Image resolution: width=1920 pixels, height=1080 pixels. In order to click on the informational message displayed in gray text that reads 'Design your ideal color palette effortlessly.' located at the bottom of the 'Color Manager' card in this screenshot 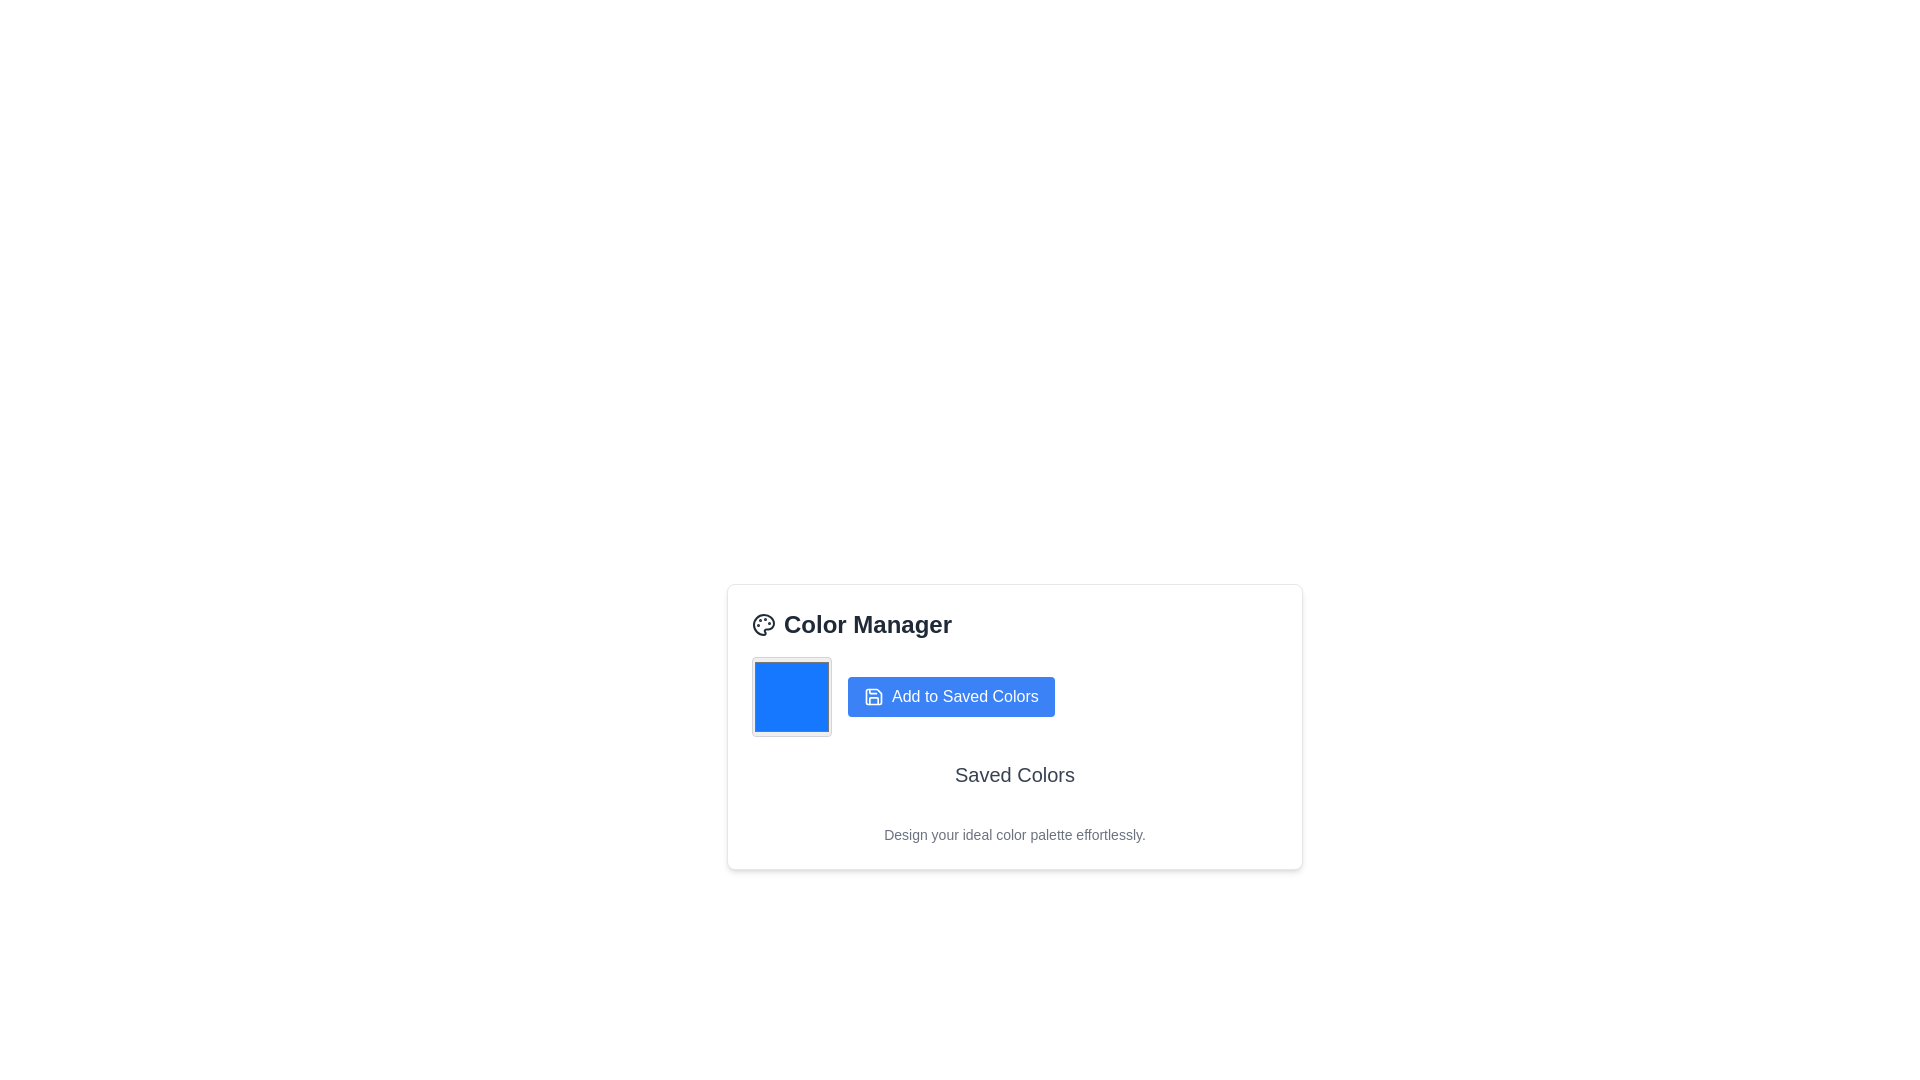, I will do `click(1014, 834)`.